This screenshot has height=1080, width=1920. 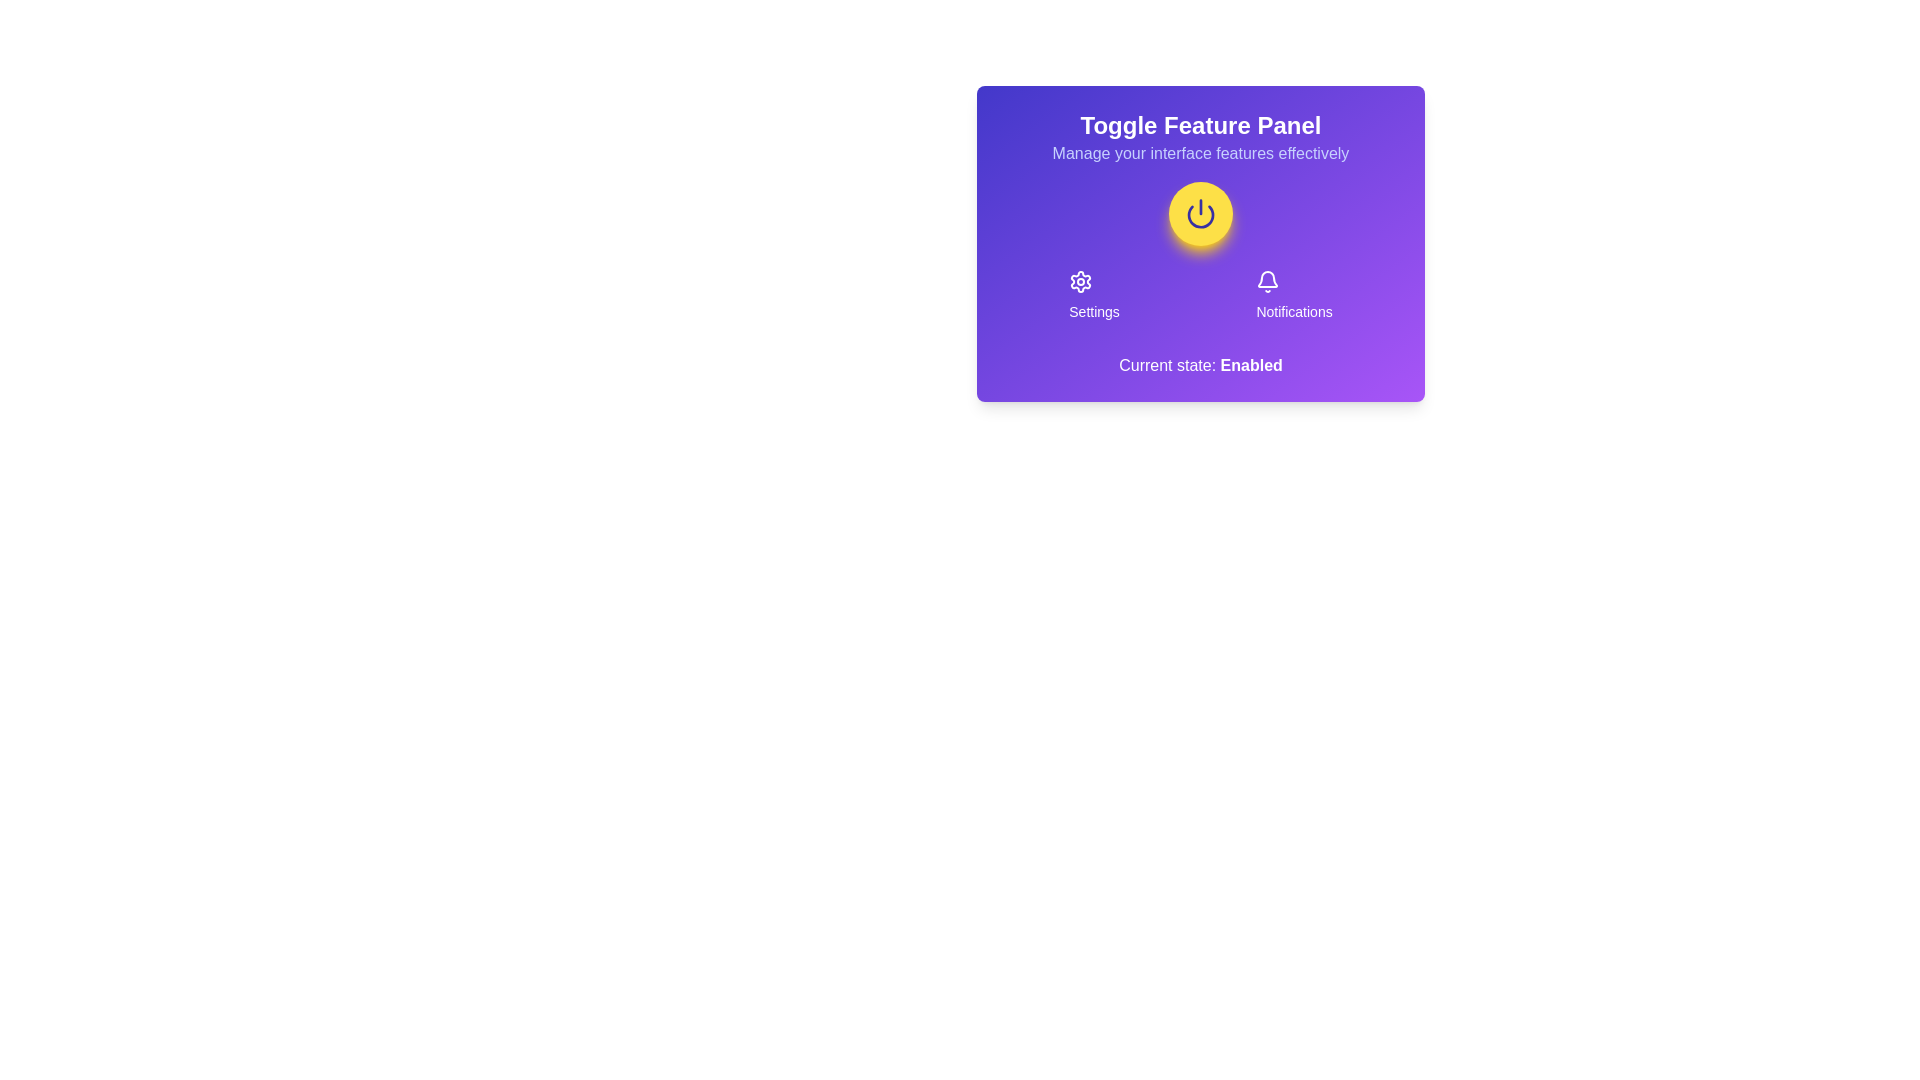 I want to click on the 'Settings' section of the navigation bar, so click(x=1200, y=296).